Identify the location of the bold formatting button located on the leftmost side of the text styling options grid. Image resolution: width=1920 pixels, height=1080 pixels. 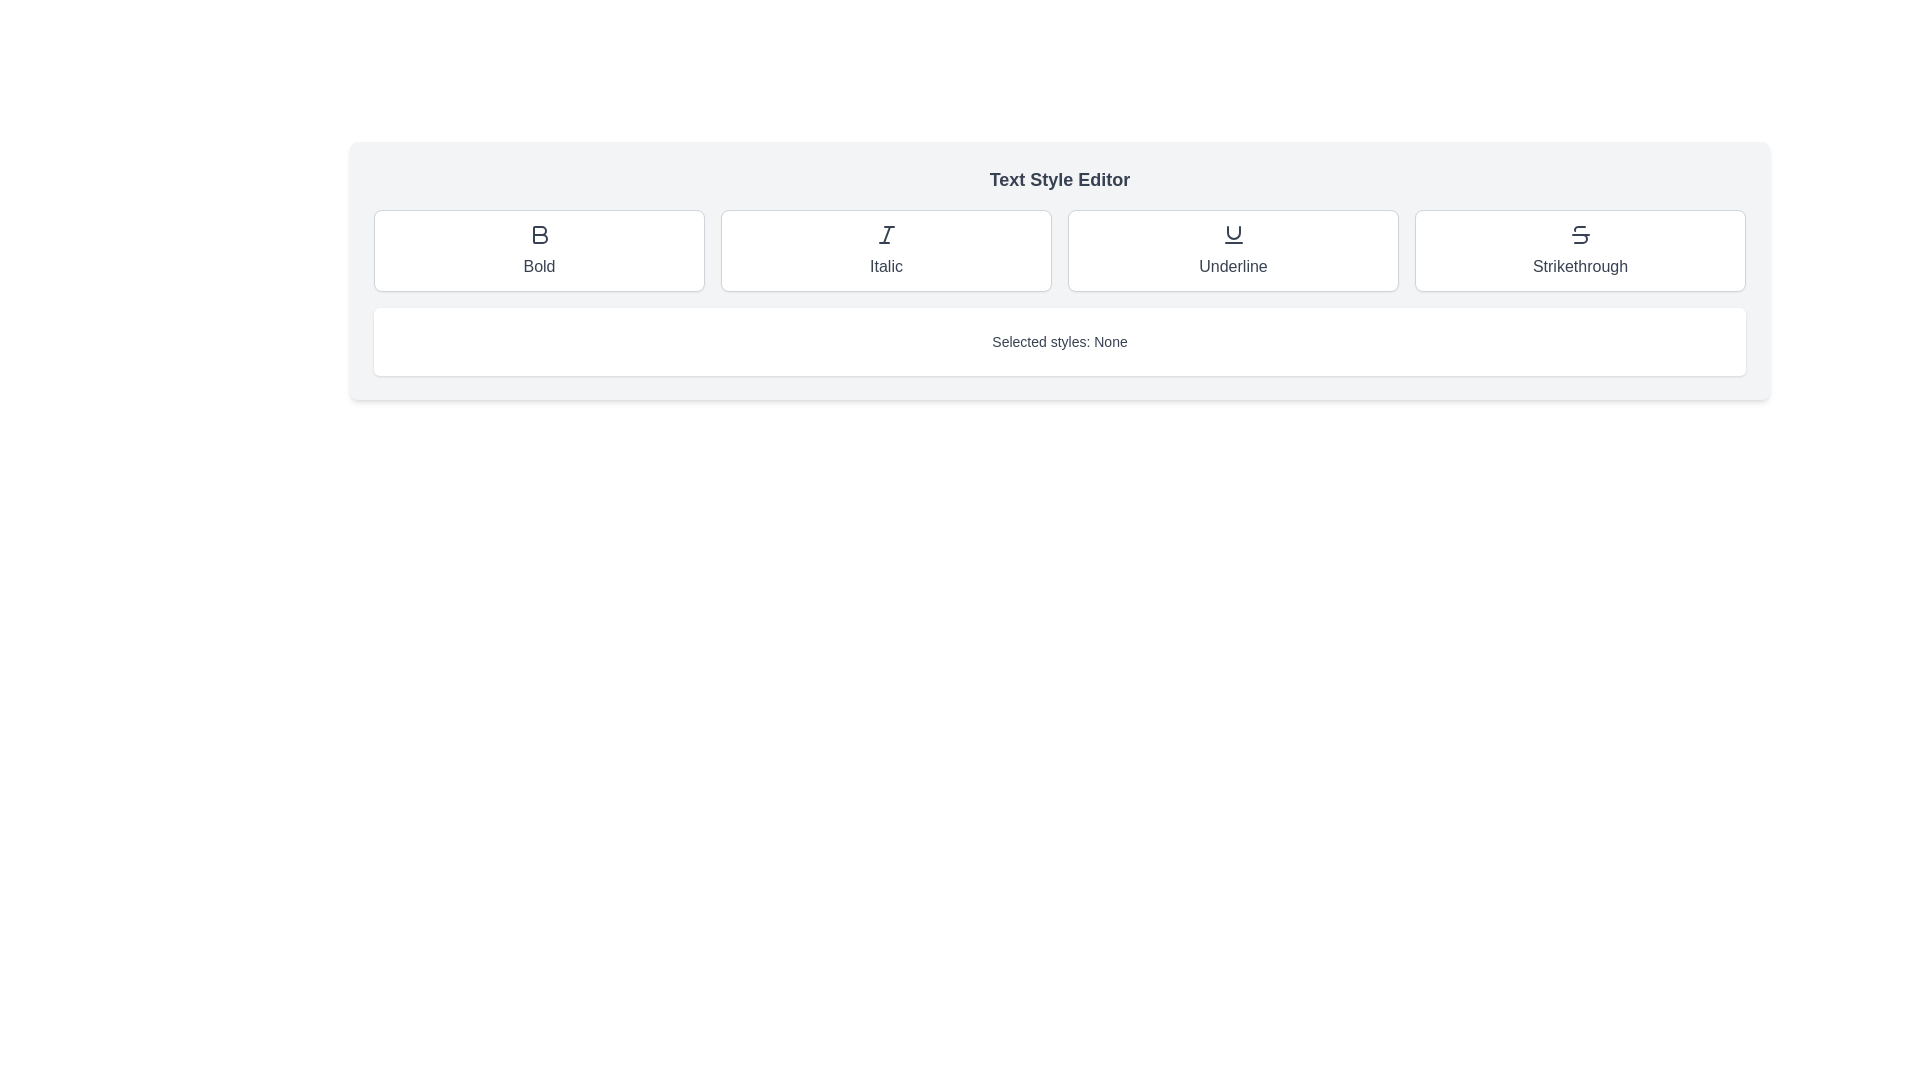
(539, 249).